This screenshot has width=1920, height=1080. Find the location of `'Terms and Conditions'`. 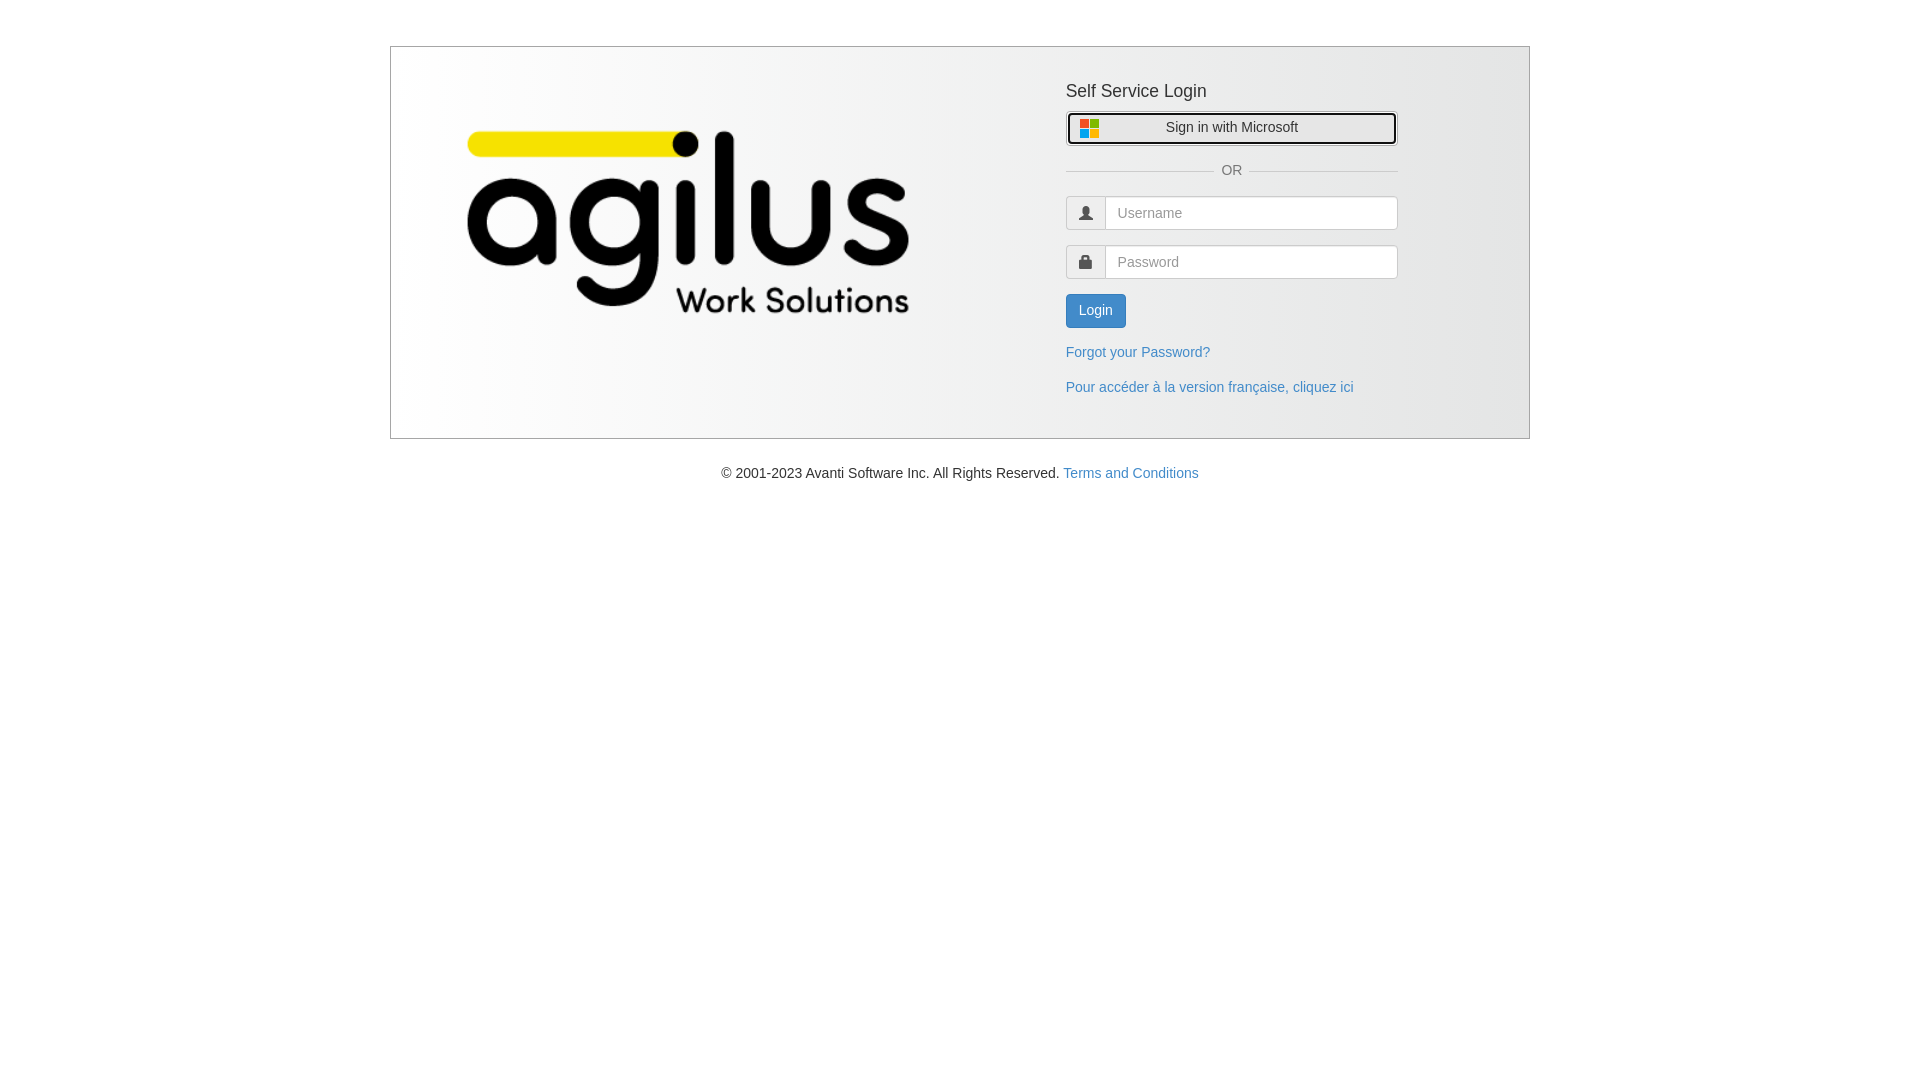

'Terms and Conditions' is located at coordinates (1061, 473).